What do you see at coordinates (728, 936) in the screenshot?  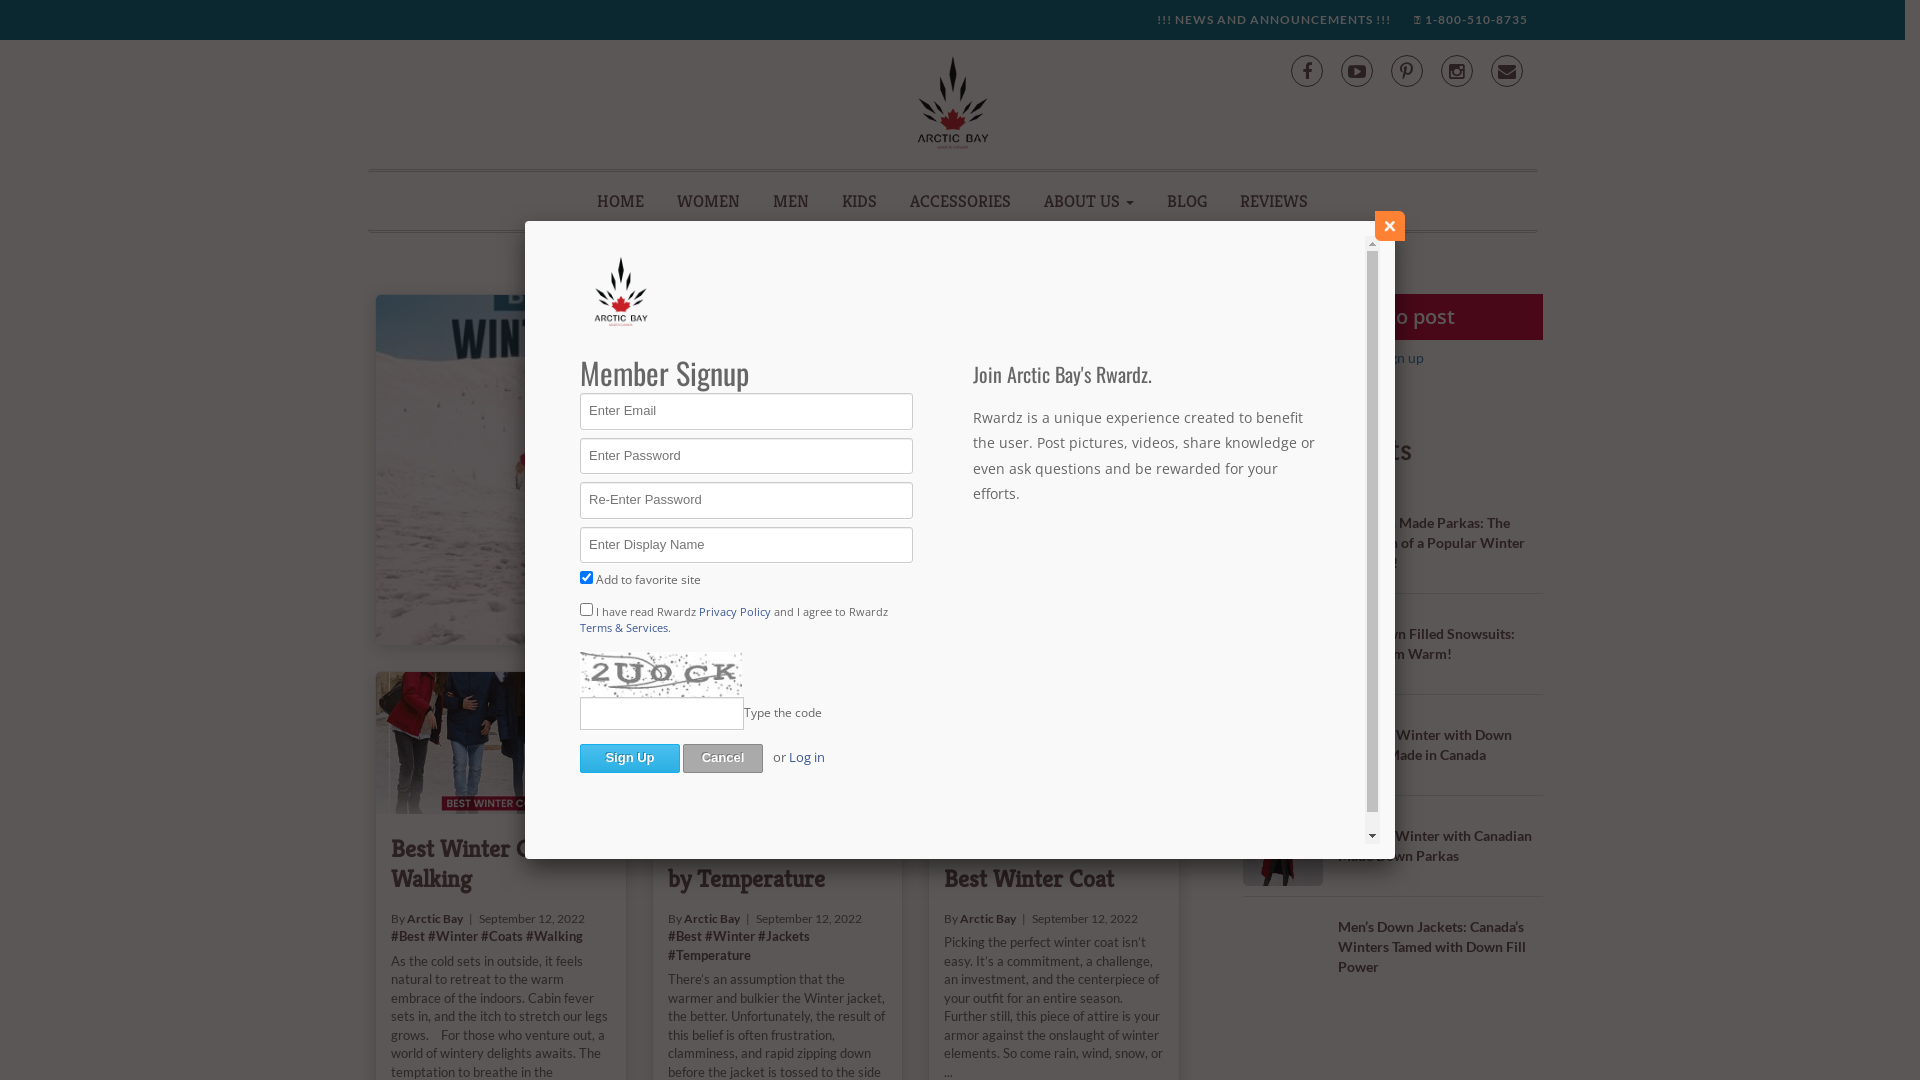 I see `'#Winter'` at bounding box center [728, 936].